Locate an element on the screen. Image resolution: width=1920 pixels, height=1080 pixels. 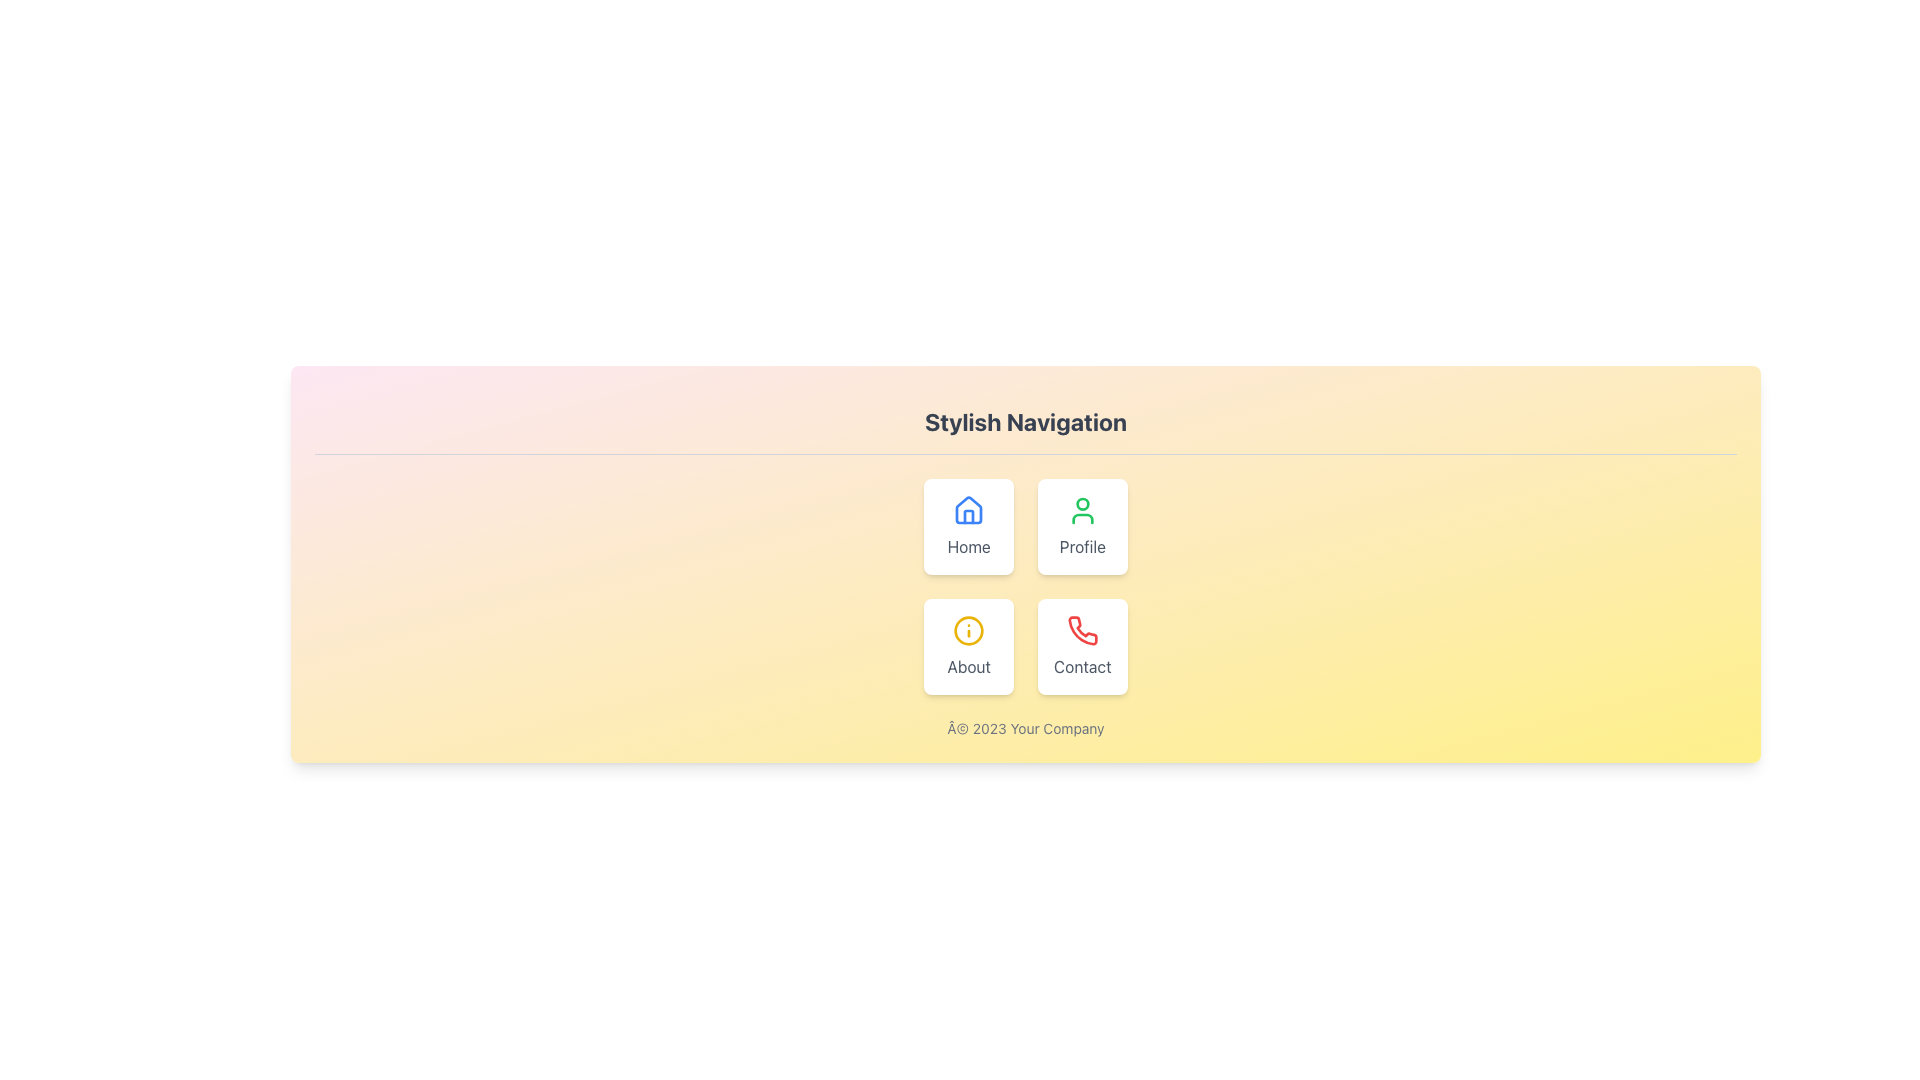
the 'Contact' button in the navigation menu to activate the contact option is located at coordinates (1081, 630).